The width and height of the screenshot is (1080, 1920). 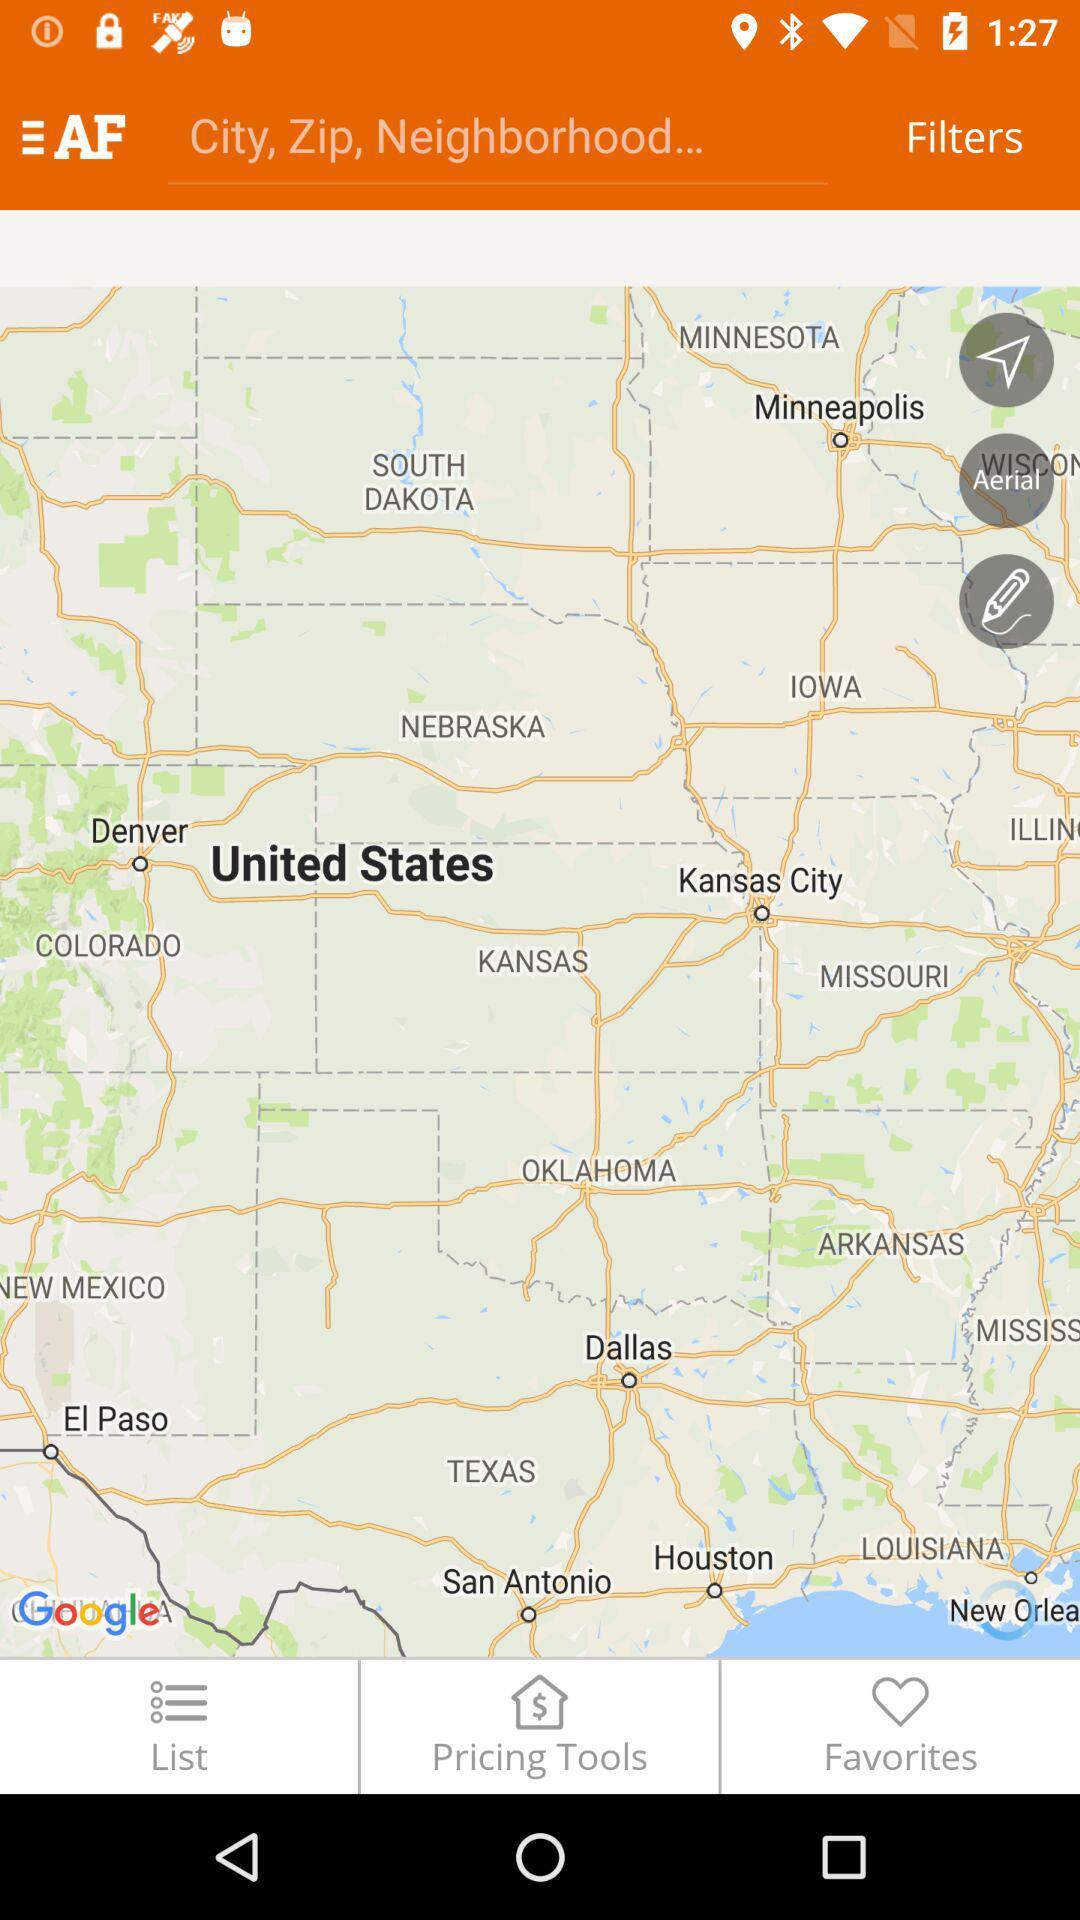 I want to click on the avatar icon, so click(x=1006, y=480).